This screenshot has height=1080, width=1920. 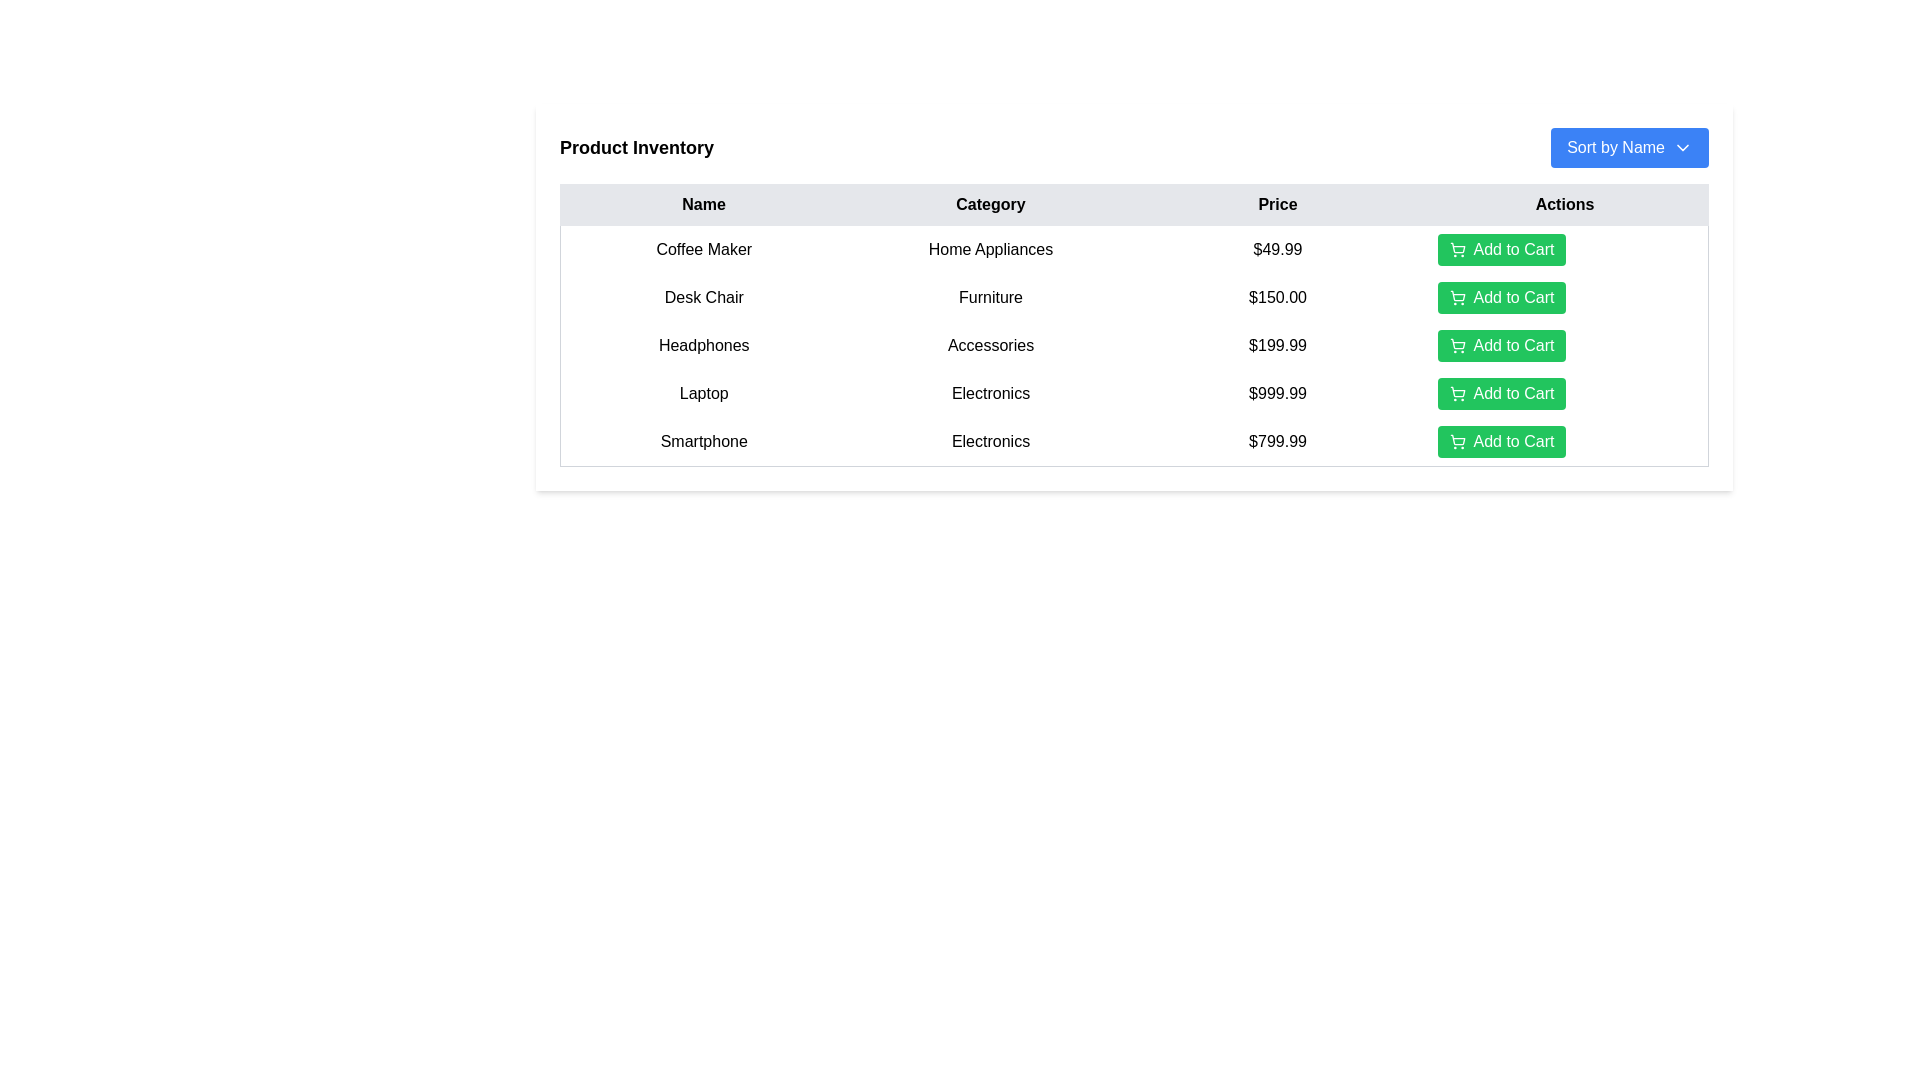 I want to click on the second button under the 'Actions' column in the table, so click(x=1502, y=297).